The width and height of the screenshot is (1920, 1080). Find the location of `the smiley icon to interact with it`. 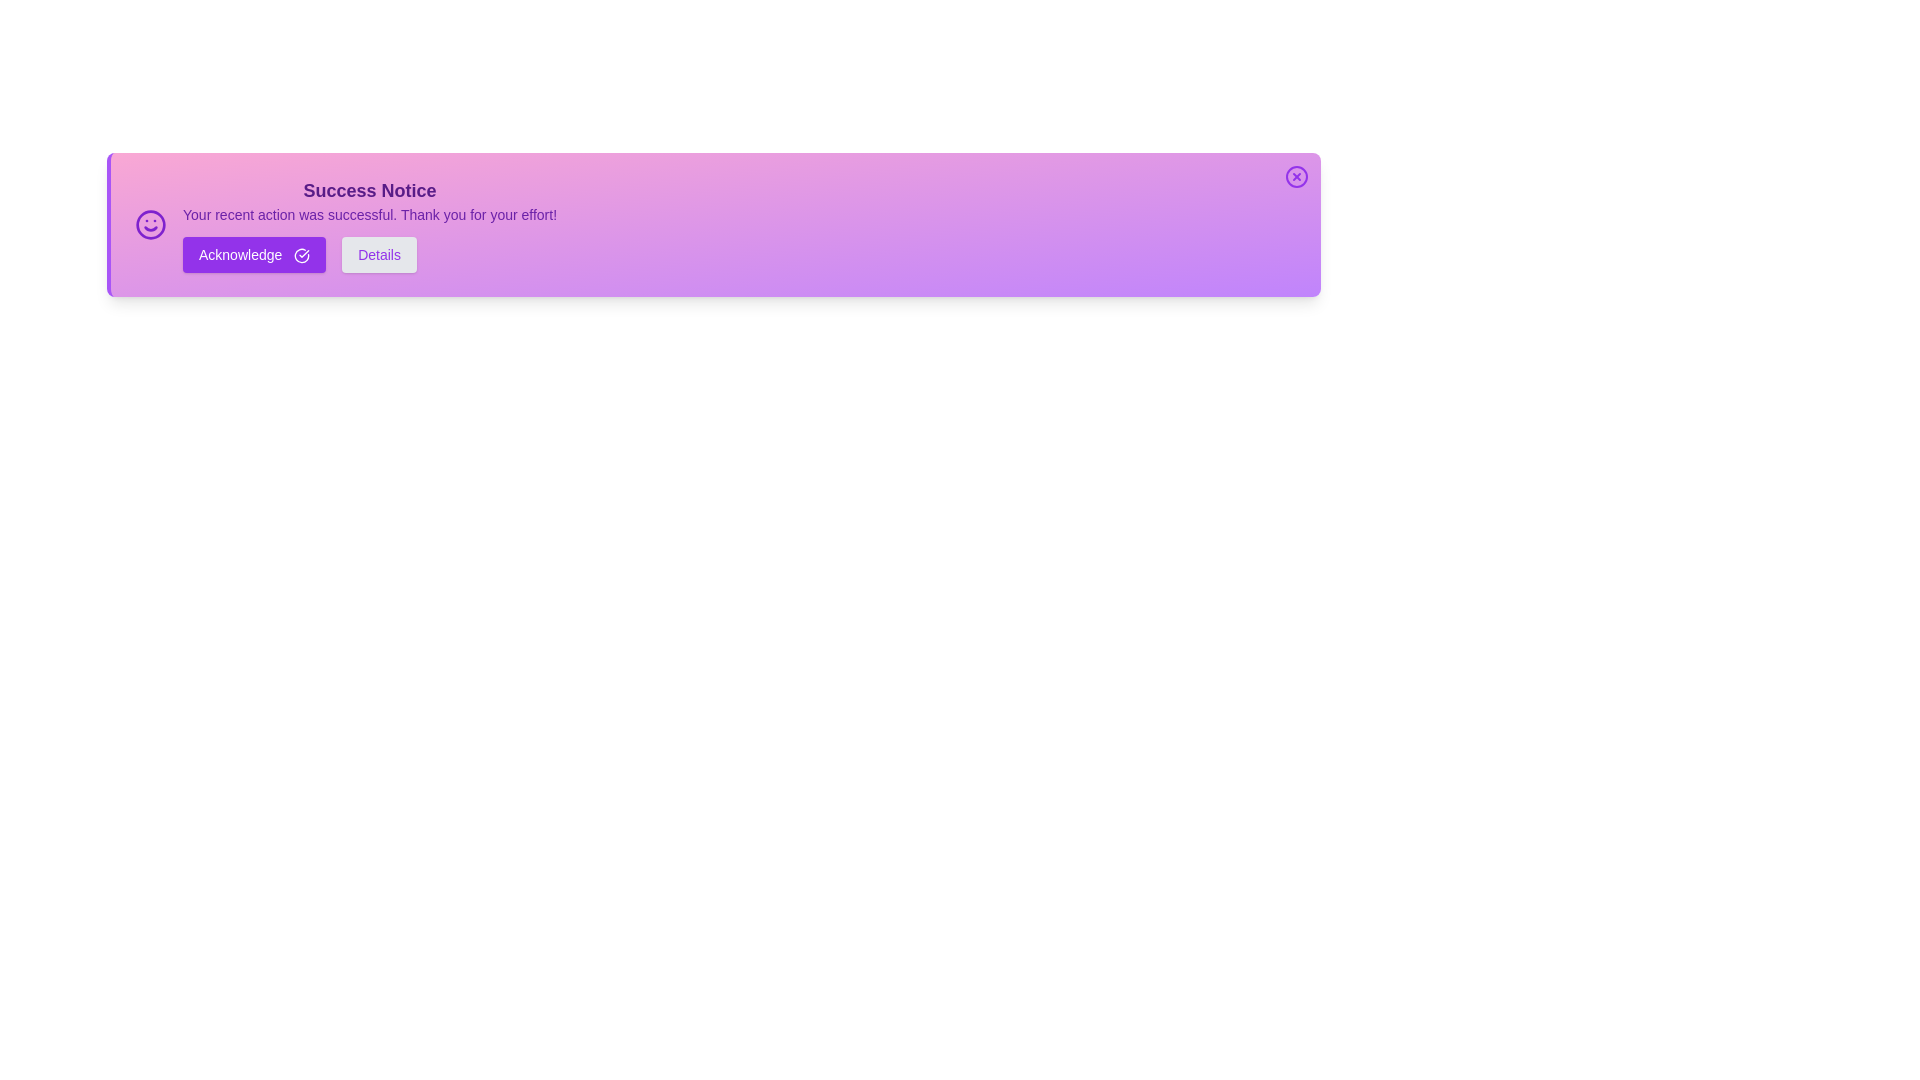

the smiley icon to interact with it is located at coordinates (149, 224).